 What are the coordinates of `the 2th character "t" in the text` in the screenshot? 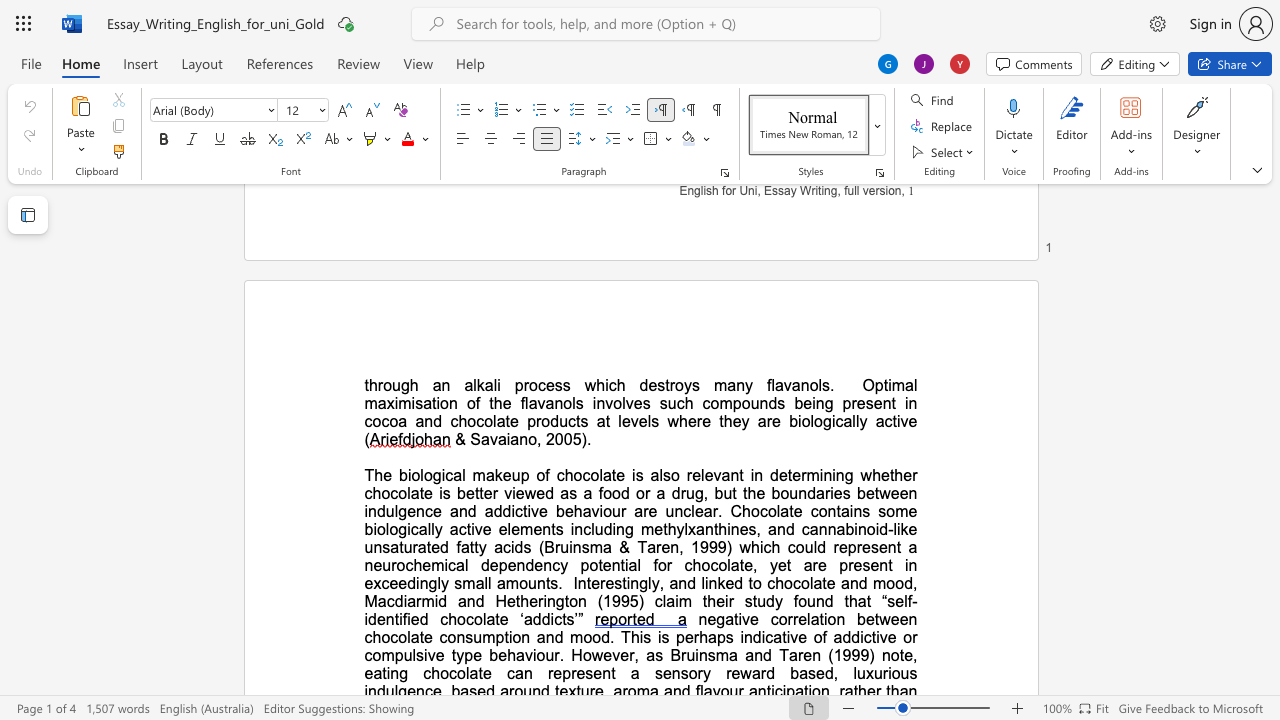 It's located at (420, 493).